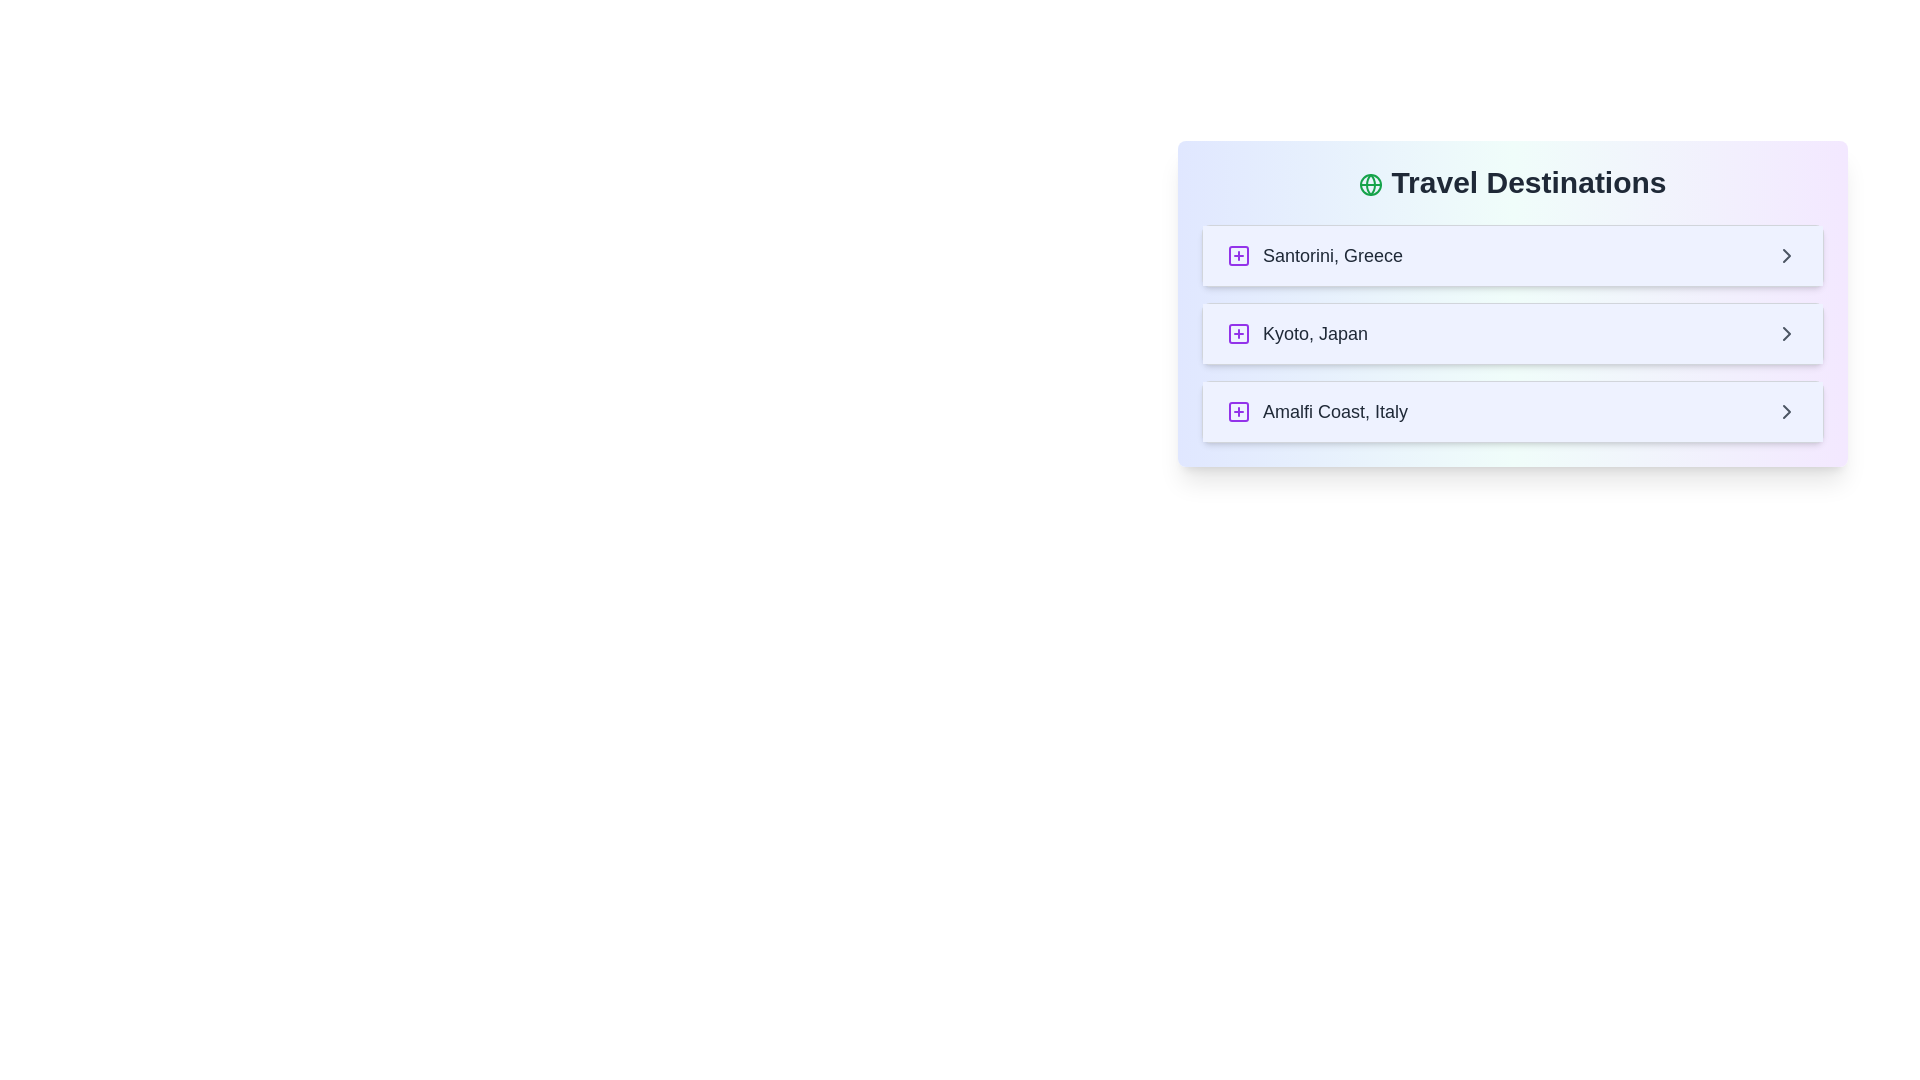  I want to click on the label that specifies the destination 'Santorini, Greece' in the travel-themed interface, which is the first item under the 'Travel Destinations' header, so click(1315, 254).